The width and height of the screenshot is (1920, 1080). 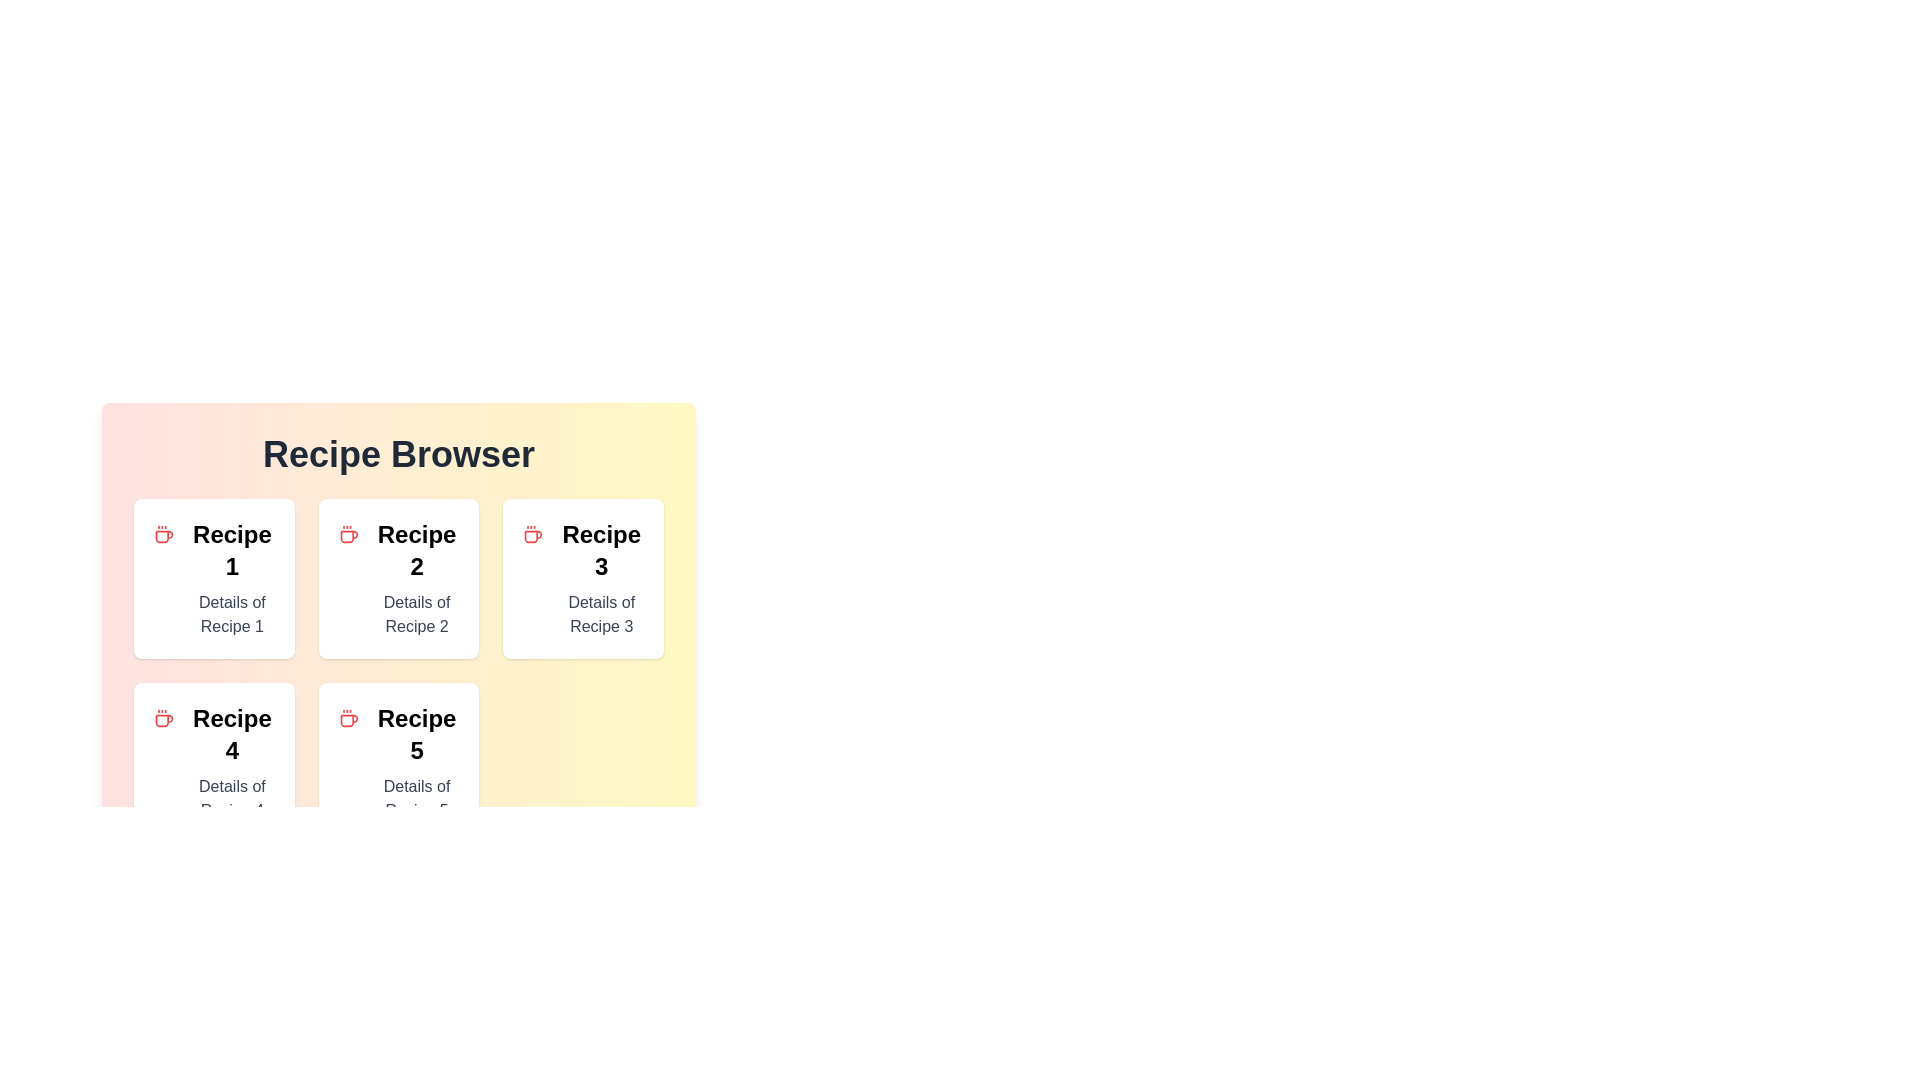 What do you see at coordinates (214, 578) in the screenshot?
I see `the card displaying 'Recipe 1' with a red coffee icon, located in the first column of the first row under the 'Recipe Browser' heading` at bounding box center [214, 578].